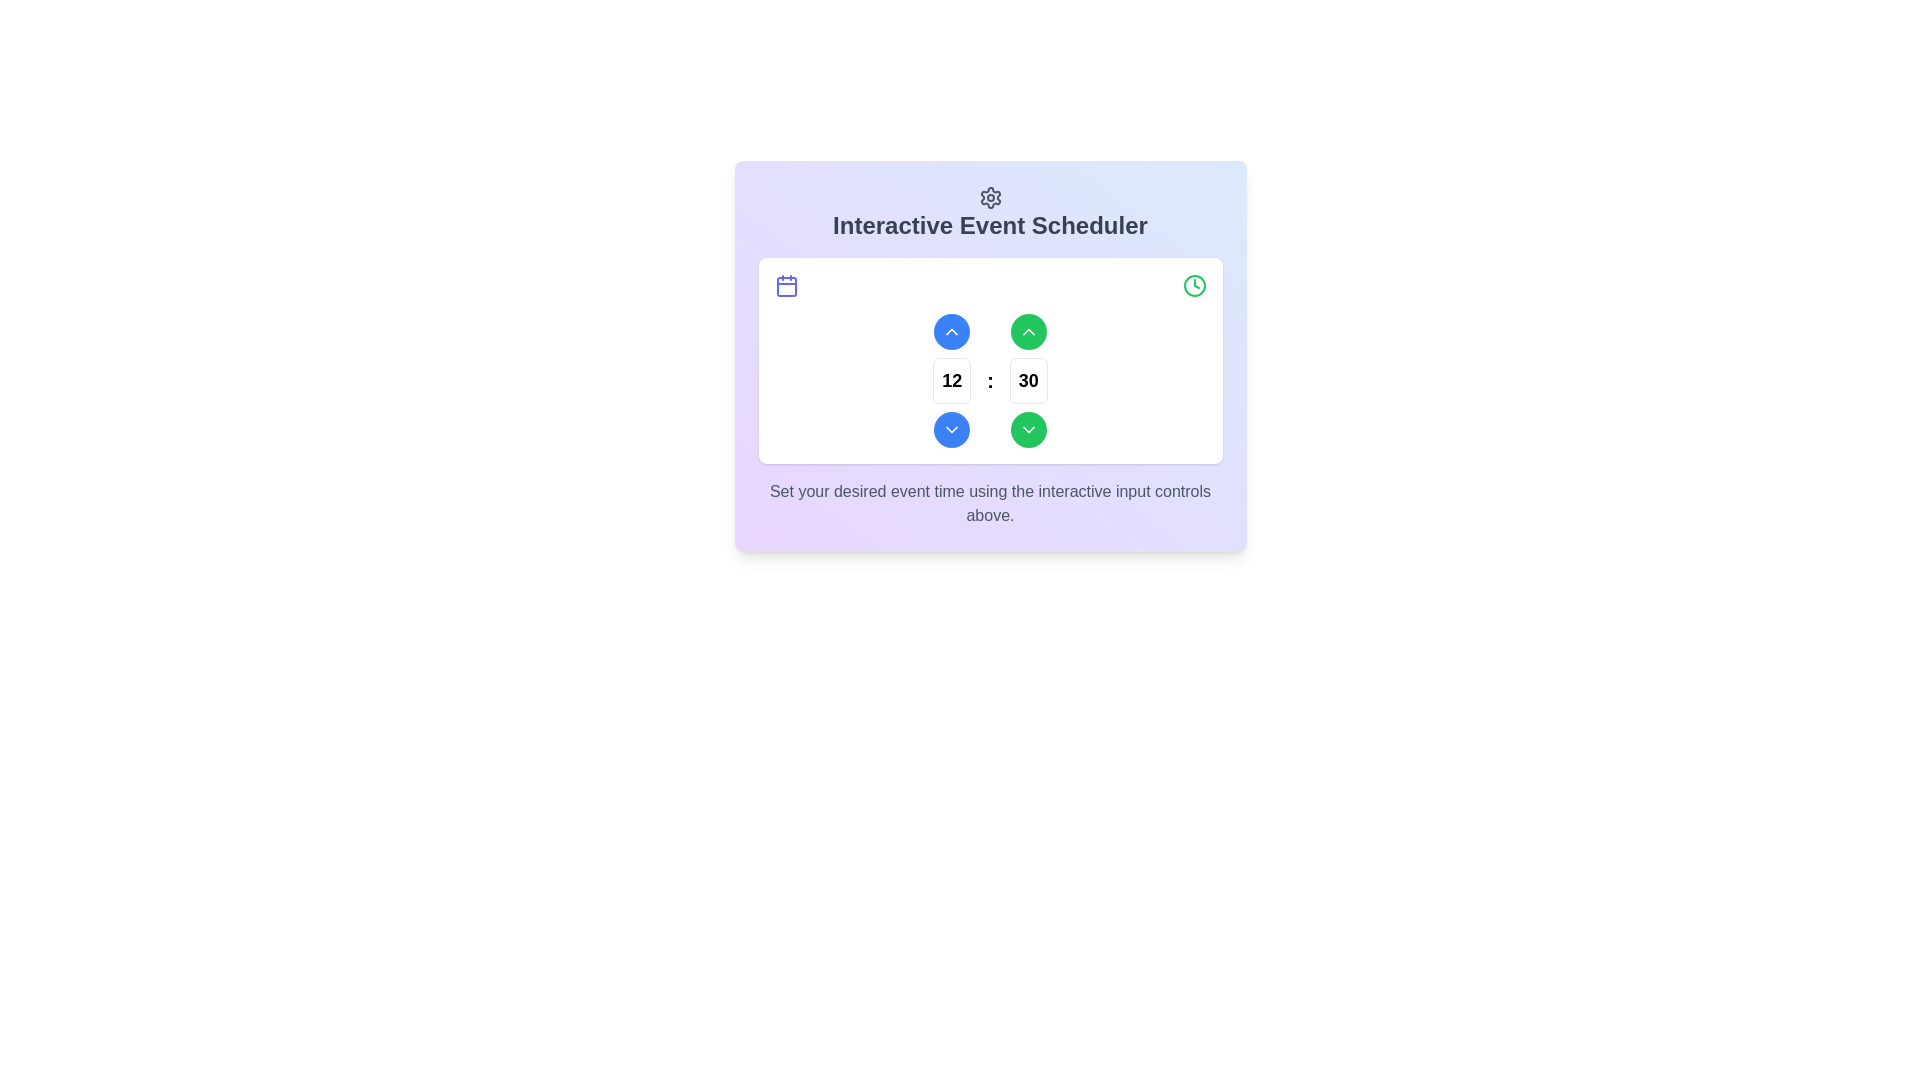  What do you see at coordinates (990, 380) in the screenshot?
I see `the bold colon symbol (':') that is centrally located within the time-setting interface, visually separating the hour and minute input fields` at bounding box center [990, 380].